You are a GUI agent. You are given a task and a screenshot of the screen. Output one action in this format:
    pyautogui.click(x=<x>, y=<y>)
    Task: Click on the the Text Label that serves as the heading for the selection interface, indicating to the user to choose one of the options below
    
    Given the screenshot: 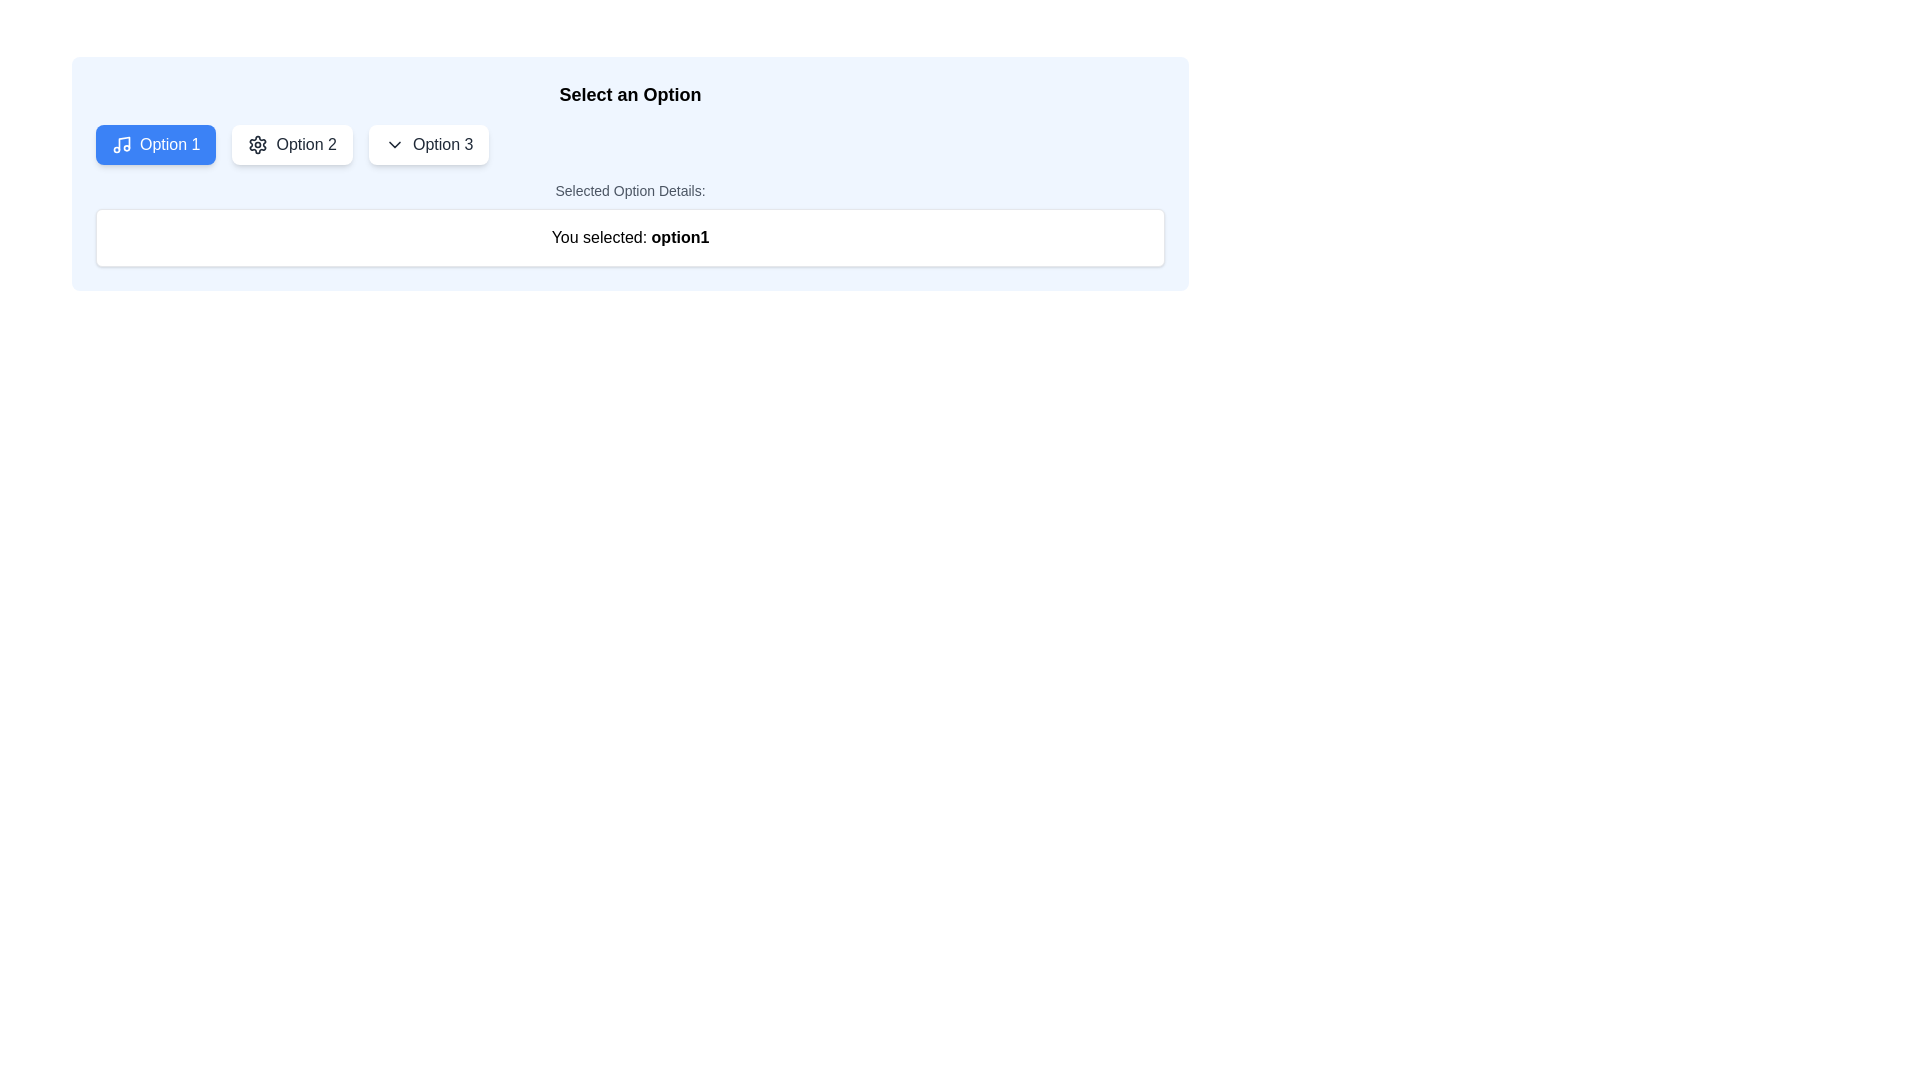 What is the action you would take?
    pyautogui.click(x=629, y=95)
    